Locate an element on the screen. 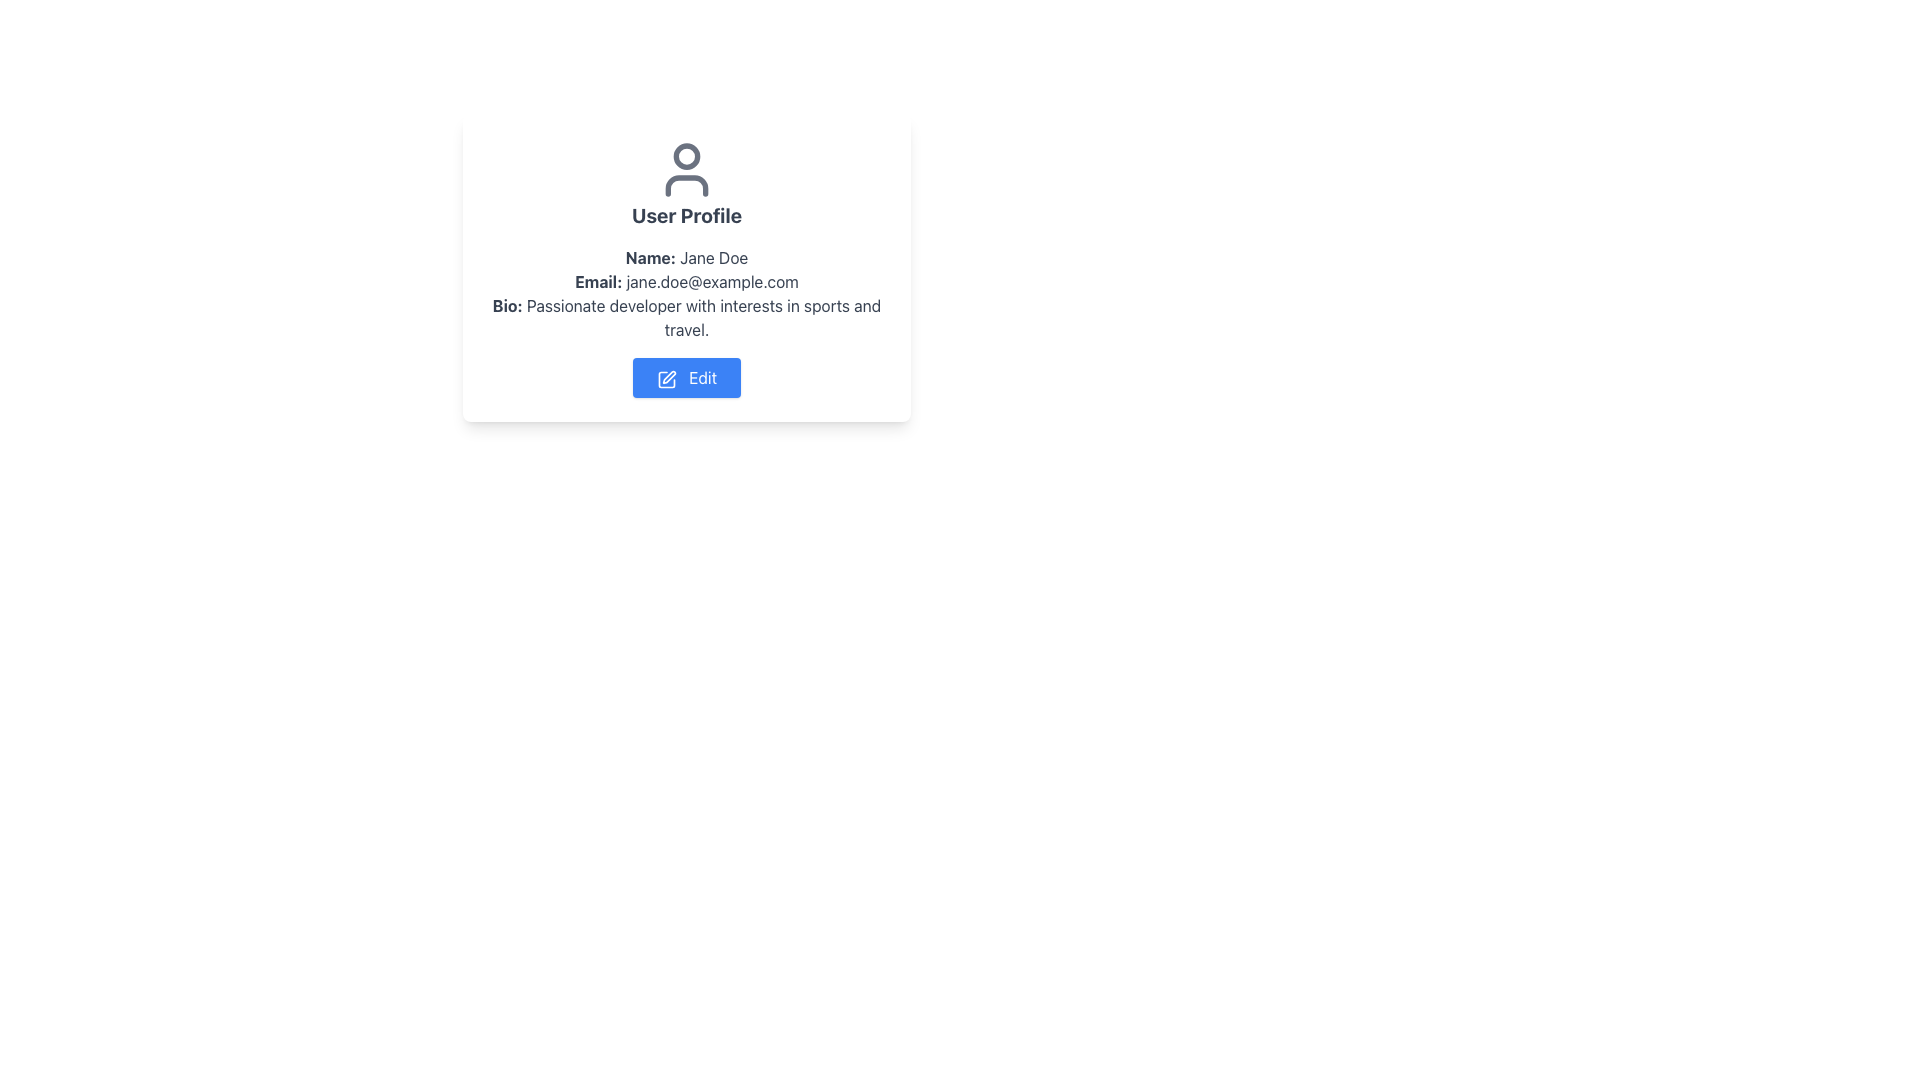  the static header element that visually represents the user profile section, which combines an icon and text is located at coordinates (686, 184).